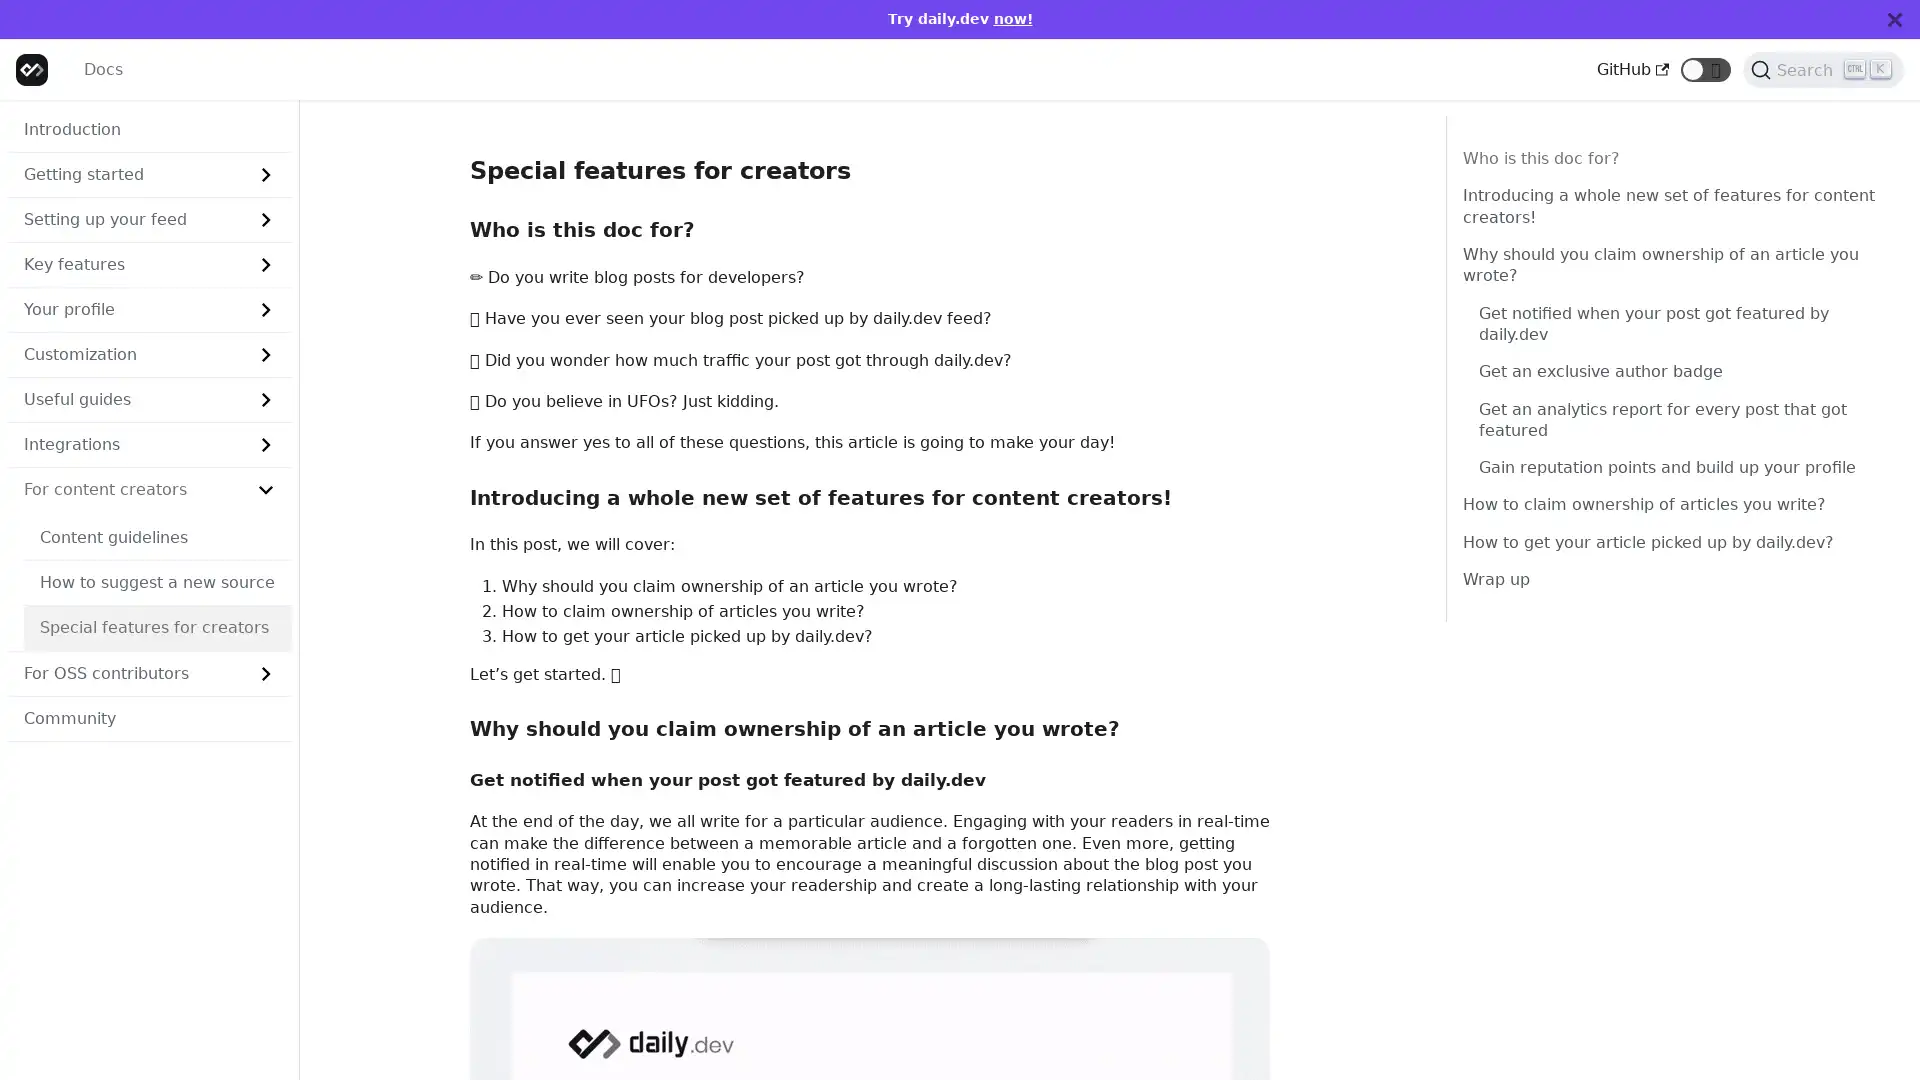  Describe the element at coordinates (1823, 68) in the screenshot. I see `Search` at that location.